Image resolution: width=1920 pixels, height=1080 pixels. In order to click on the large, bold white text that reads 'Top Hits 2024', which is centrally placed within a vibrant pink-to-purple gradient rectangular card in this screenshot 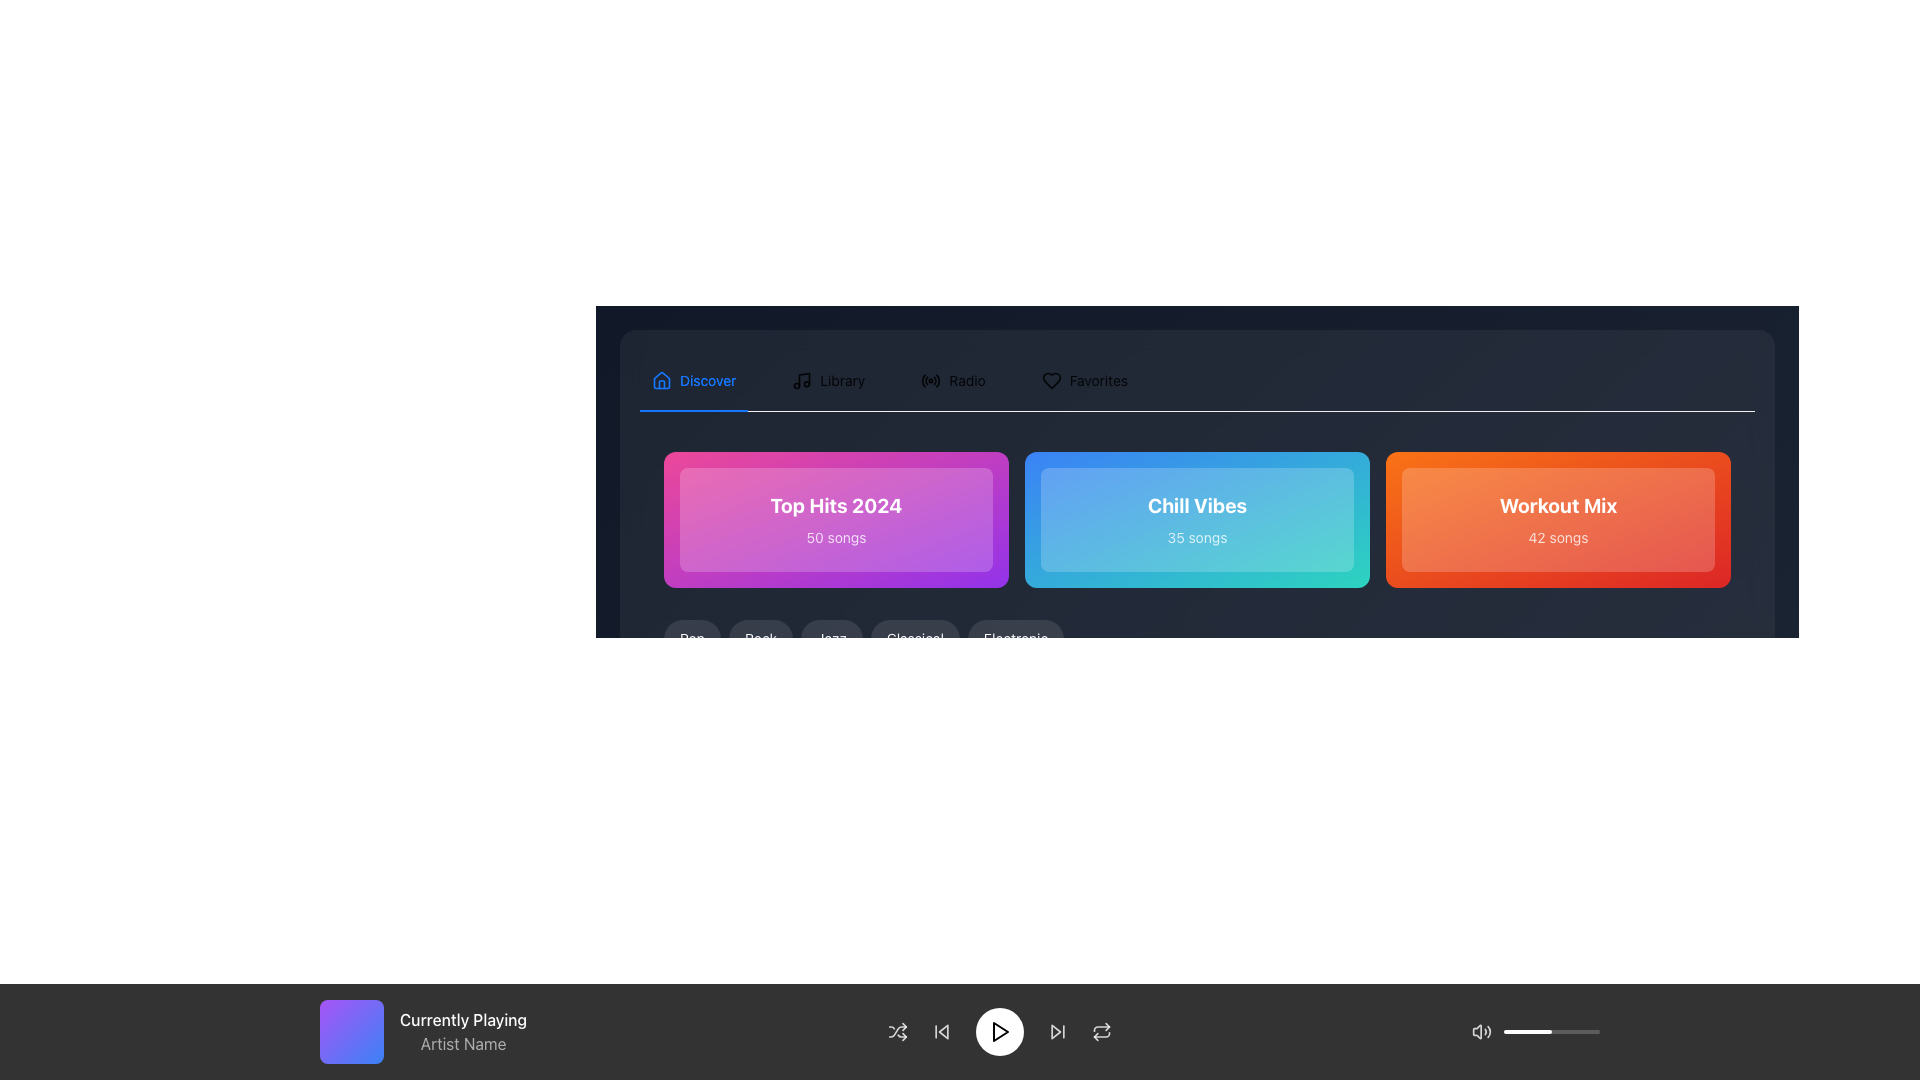, I will do `click(836, 504)`.